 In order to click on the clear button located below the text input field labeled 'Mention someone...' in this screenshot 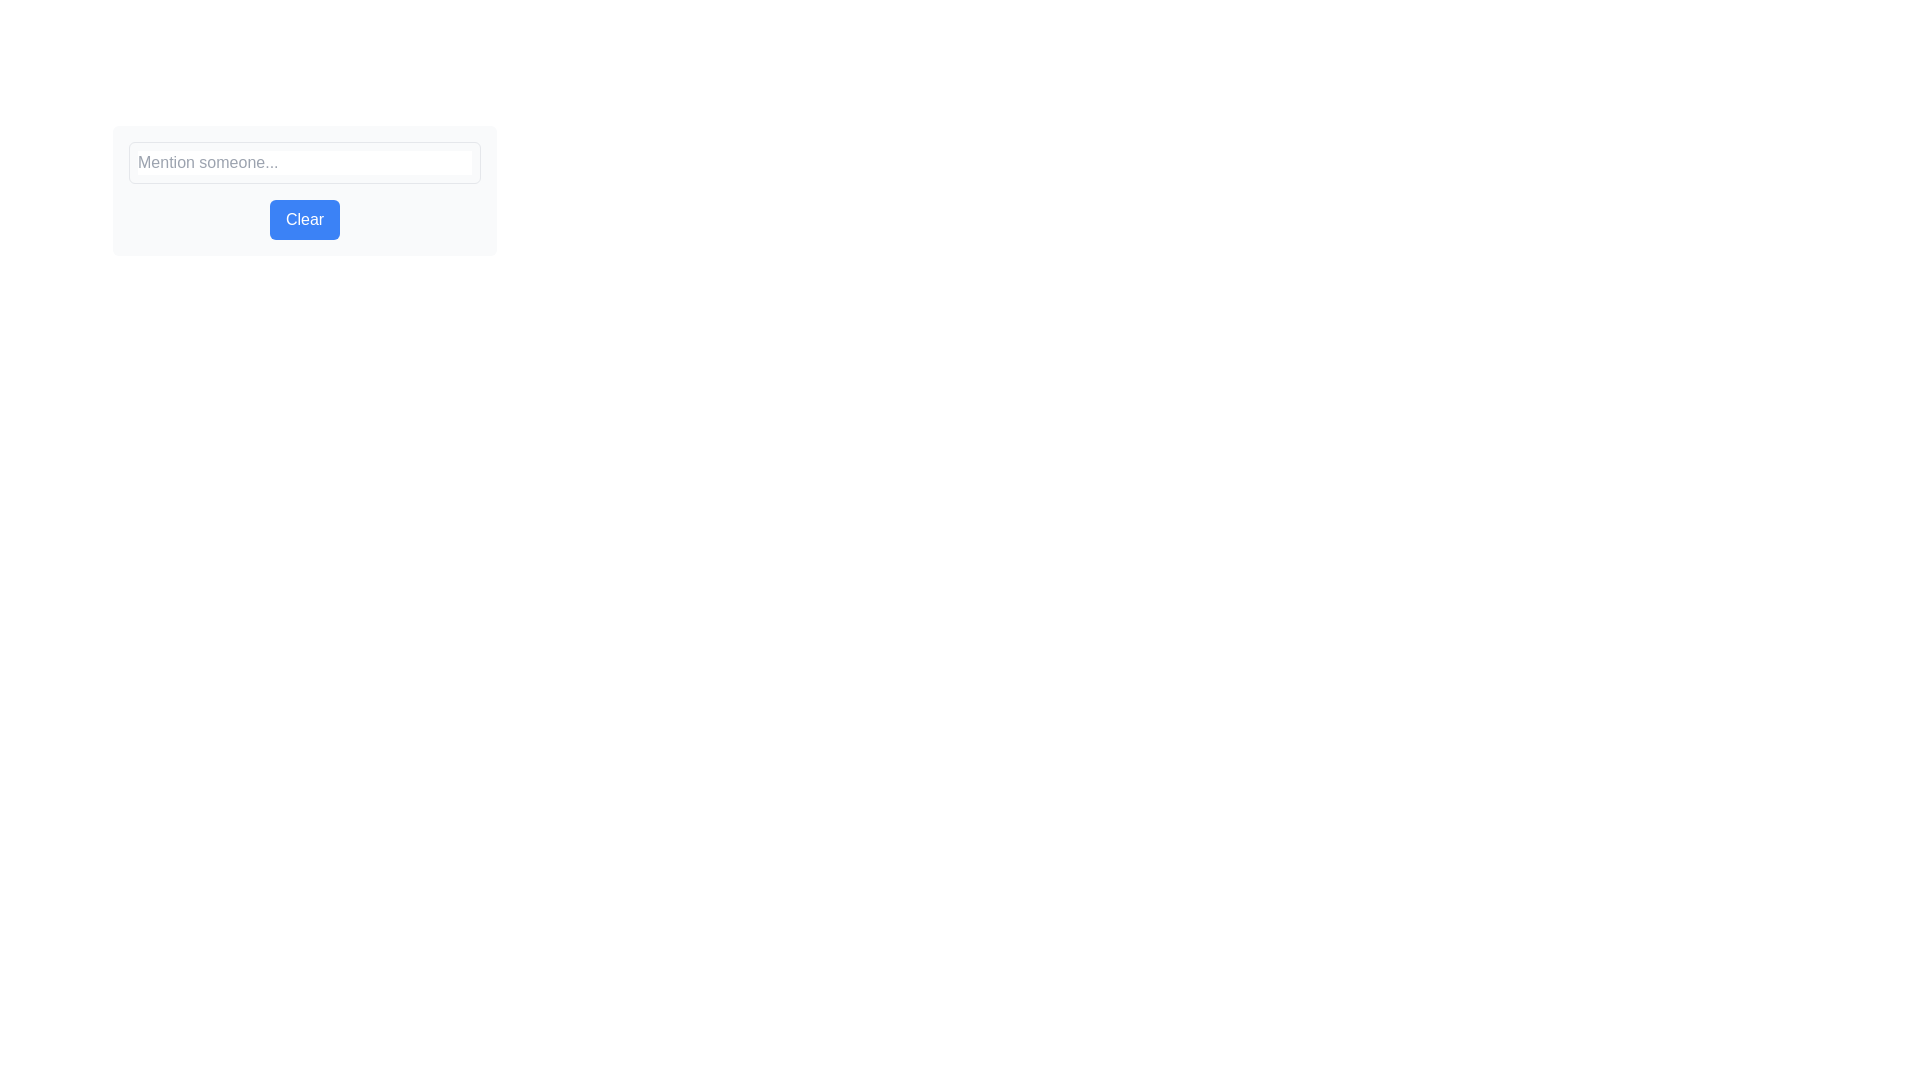, I will do `click(304, 191)`.